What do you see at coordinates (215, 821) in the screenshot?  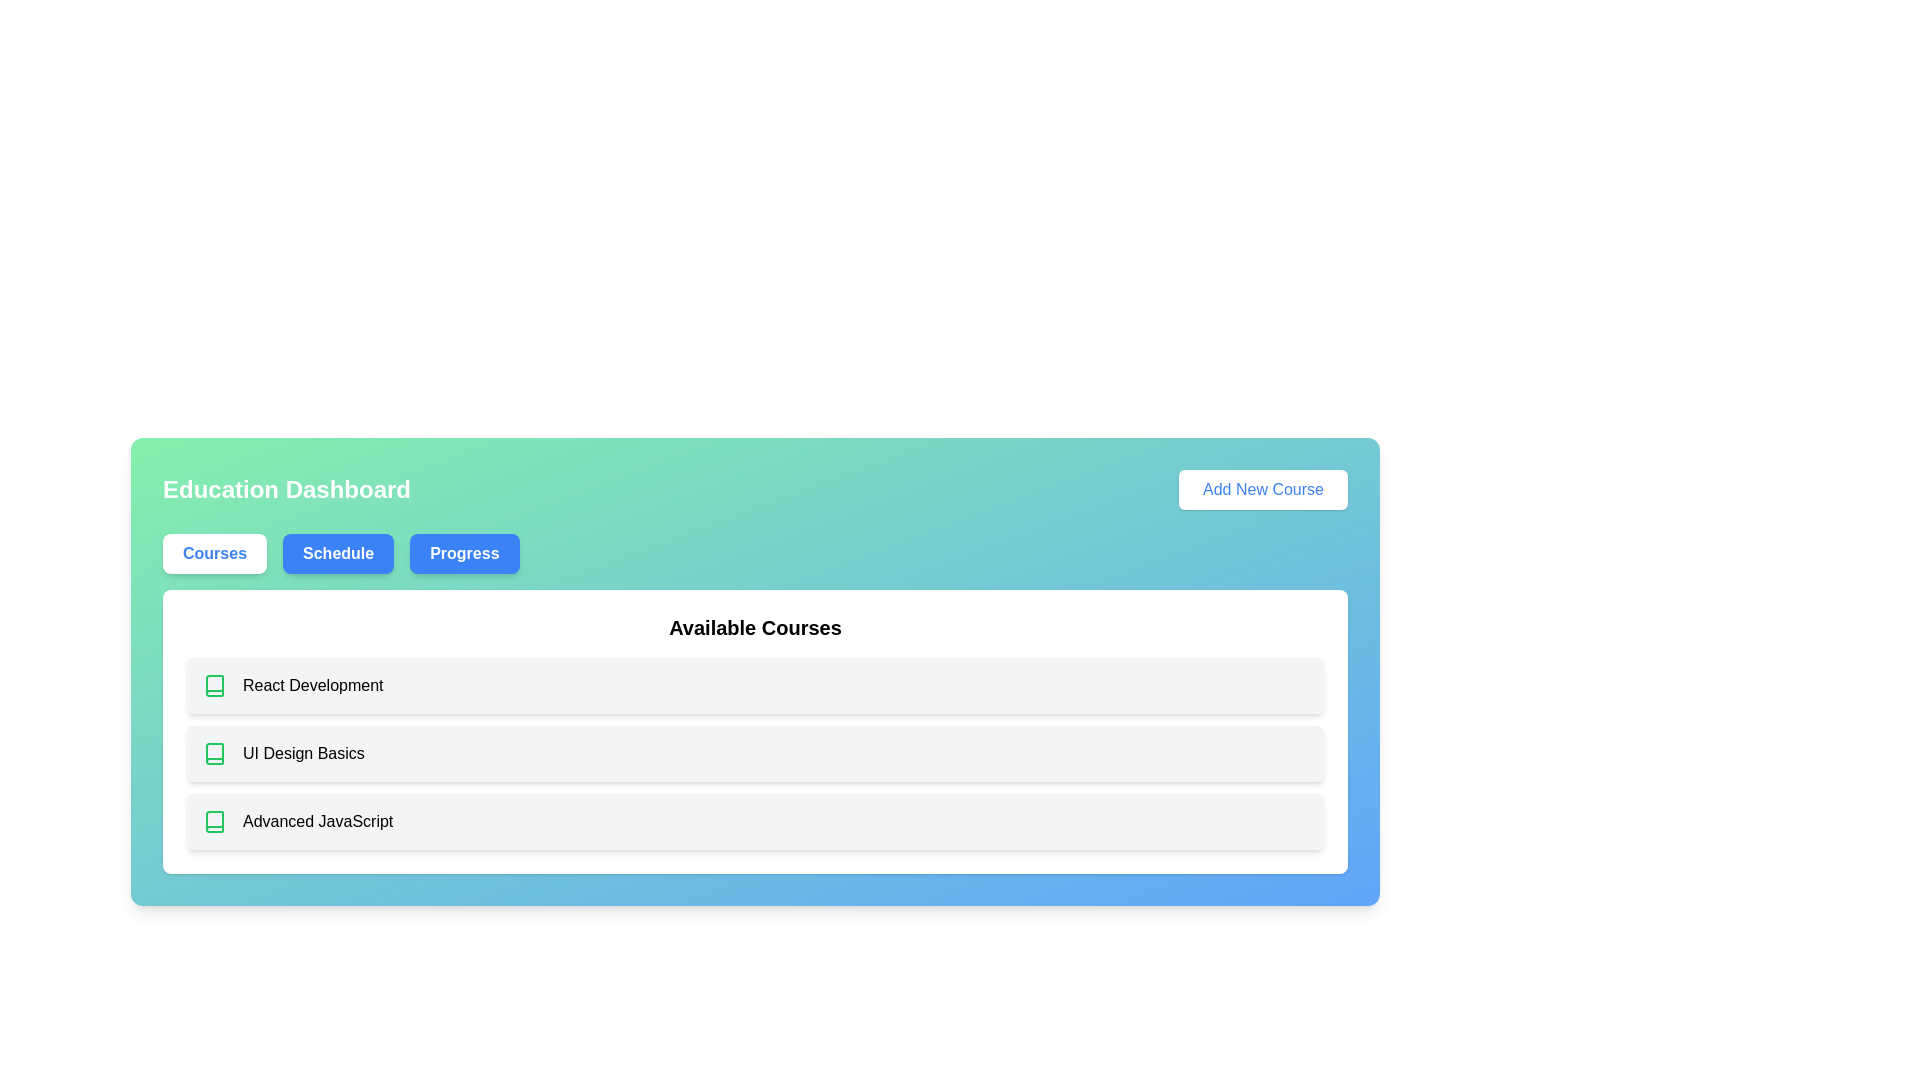 I see `the icon representing the 'Advanced JavaScript' course for interaction` at bounding box center [215, 821].